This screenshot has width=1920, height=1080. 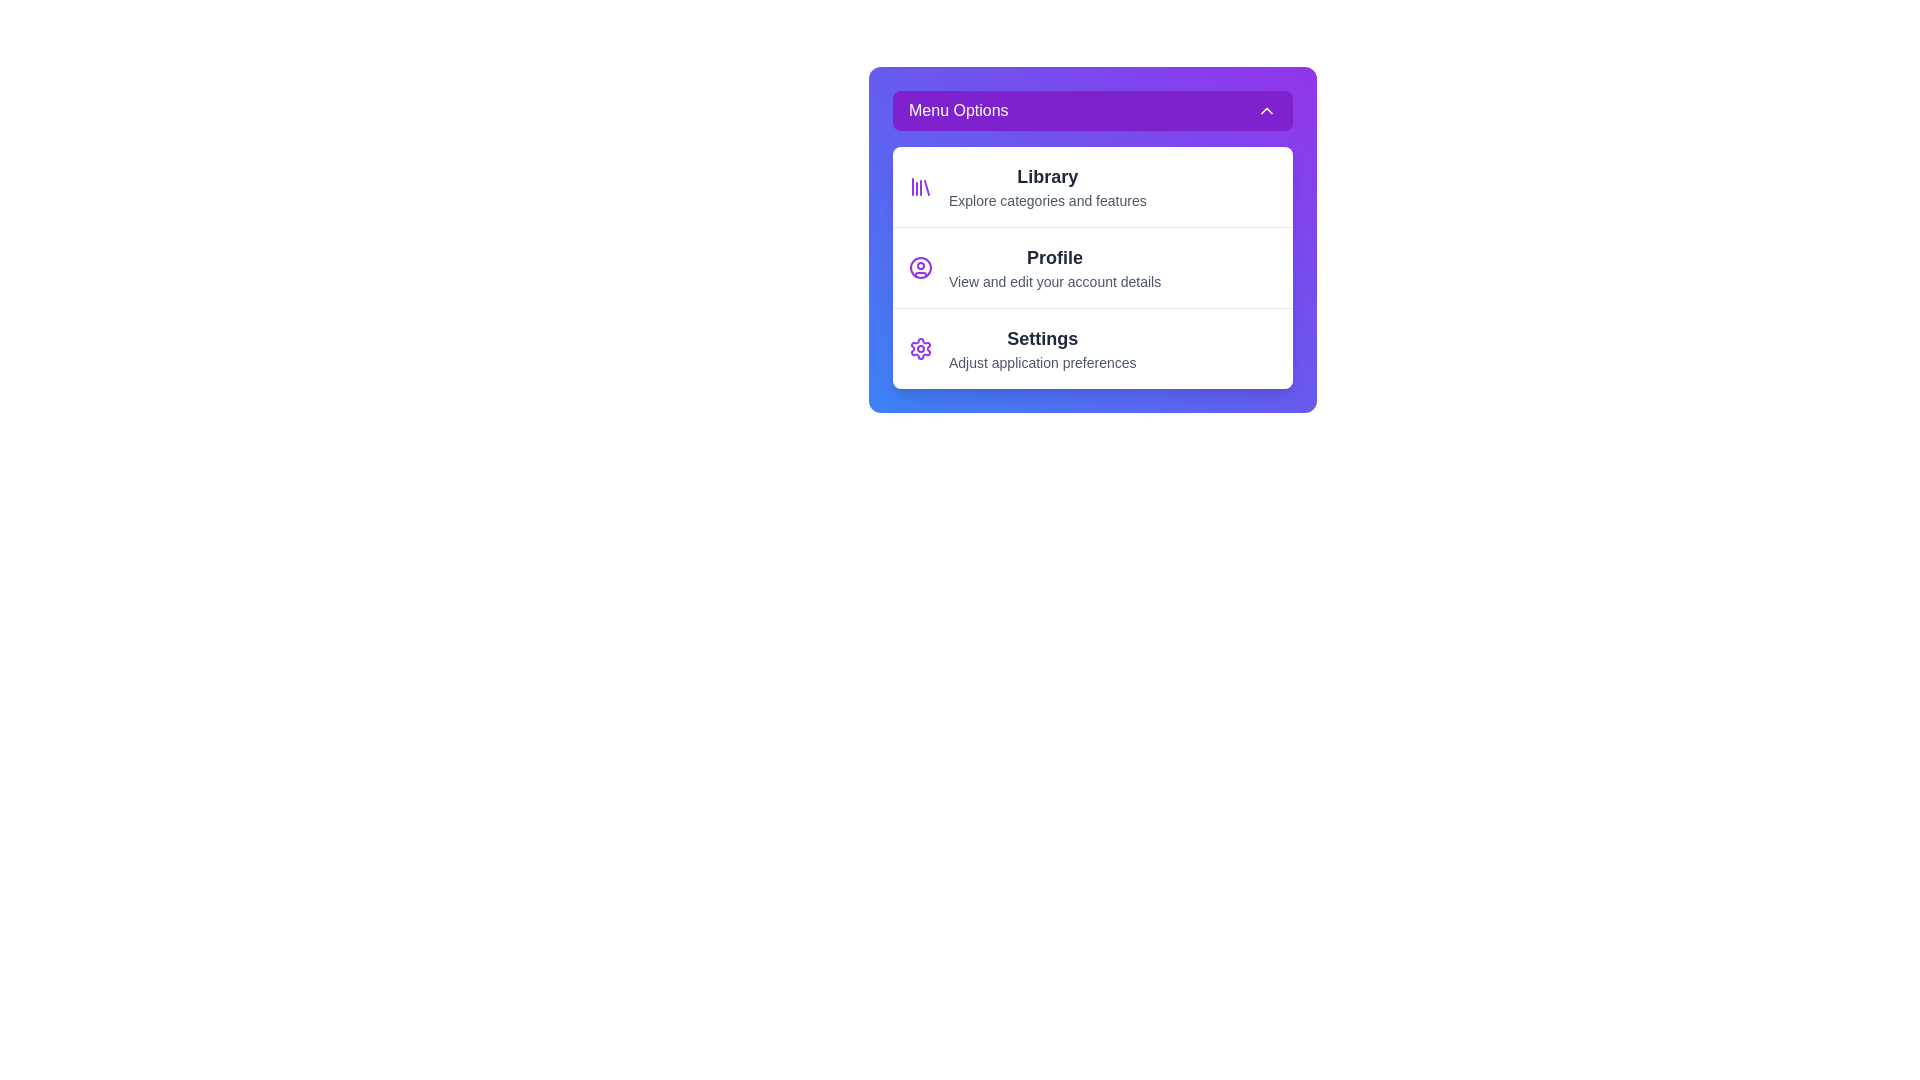 I want to click on the bold text label with the content 'Profile' that is prominently styled as a section title, located between 'Library' and 'Settings', so click(x=1054, y=257).